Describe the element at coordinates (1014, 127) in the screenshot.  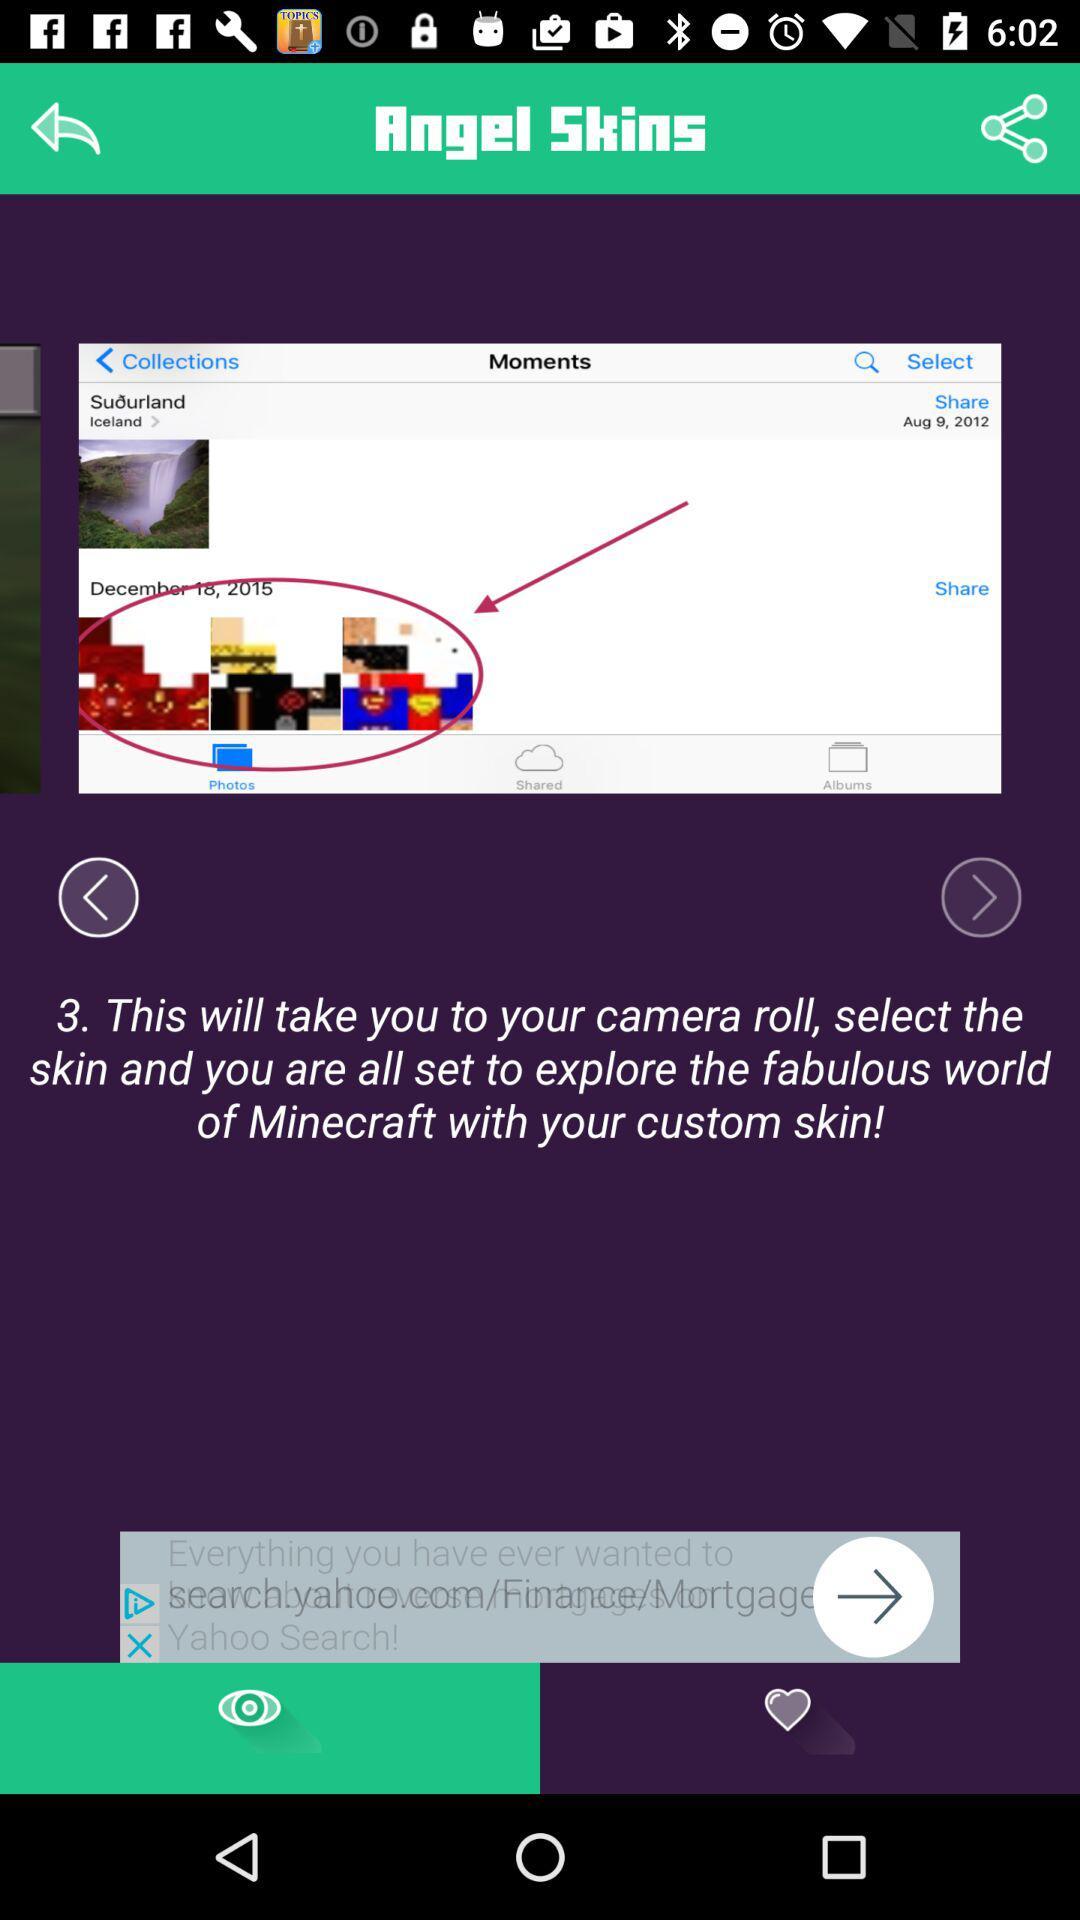
I see `the share icon` at that location.